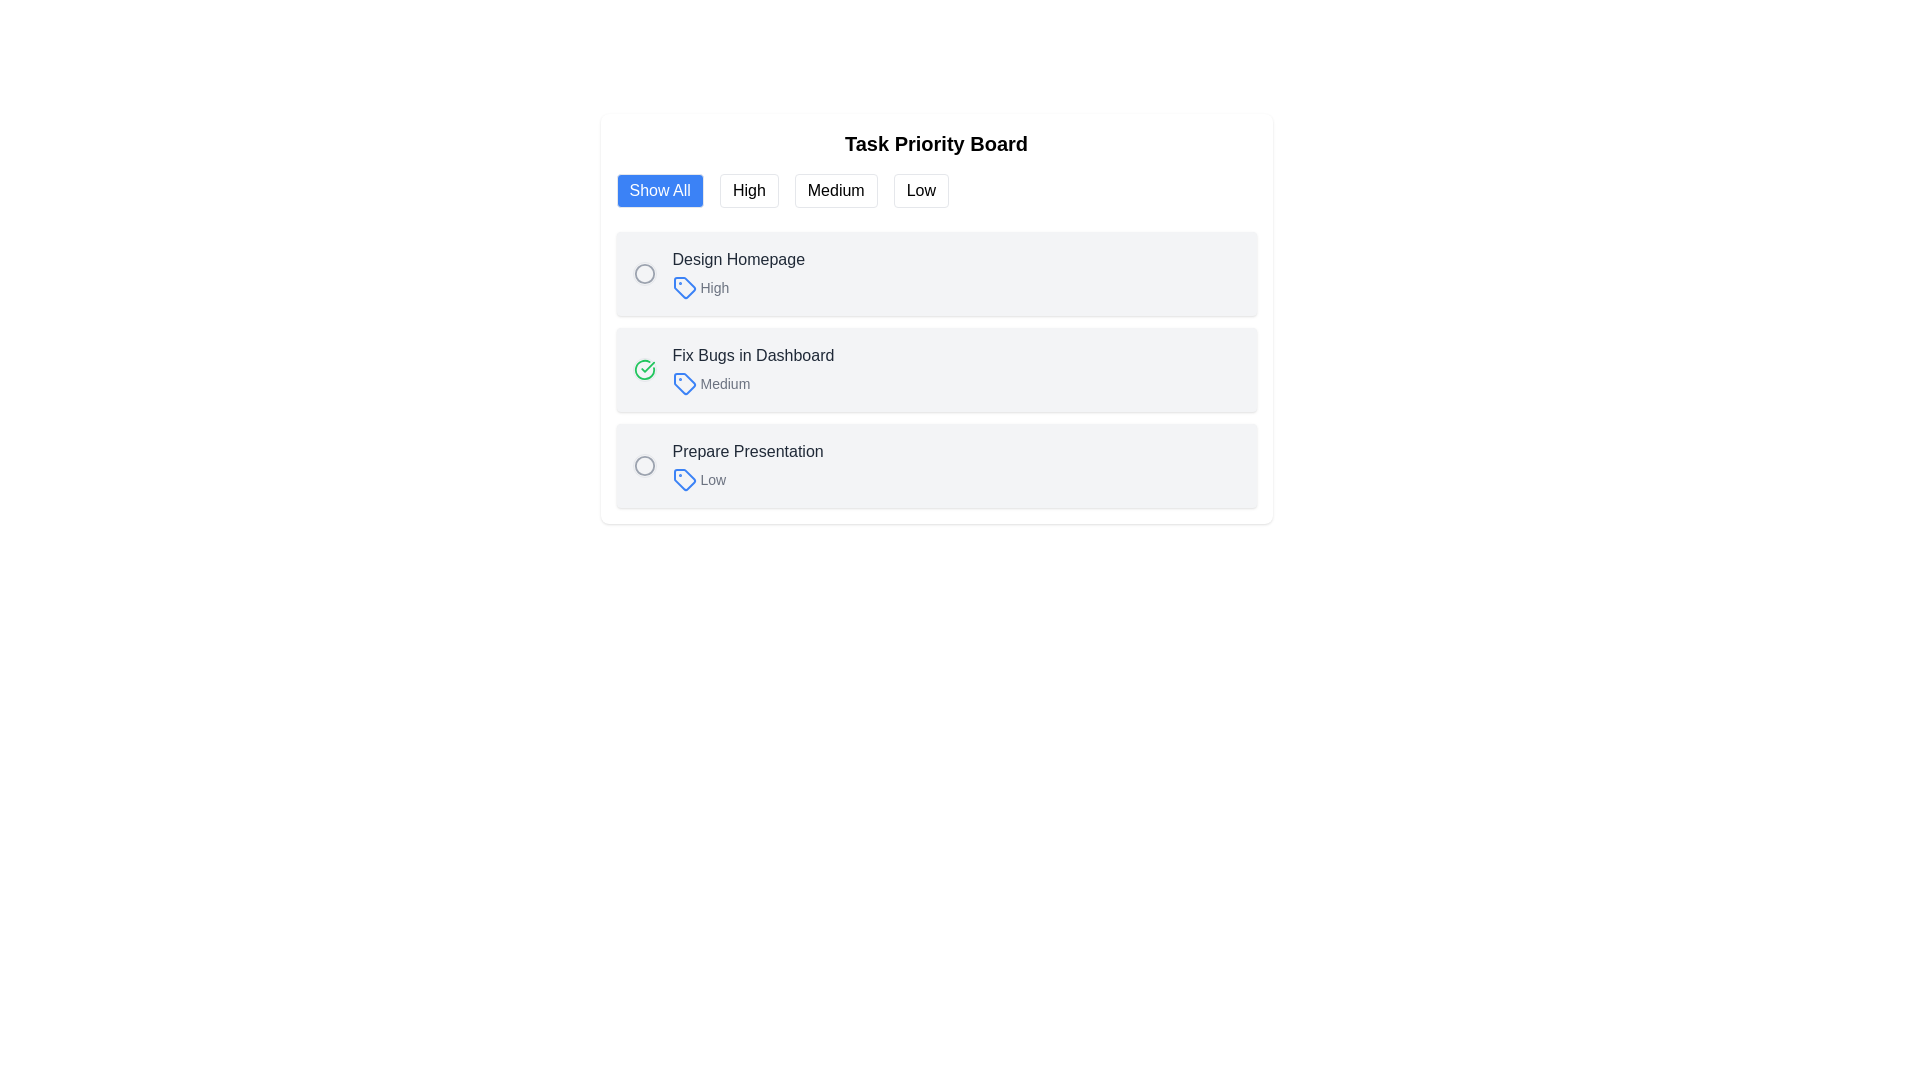 This screenshot has width=1920, height=1080. Describe the element at coordinates (727, 466) in the screenshot. I see `the third task entry in the 'Task Priority Board' that has a light gray background and rounded corners, below 'Fix Bugs in Dashboard'` at that location.